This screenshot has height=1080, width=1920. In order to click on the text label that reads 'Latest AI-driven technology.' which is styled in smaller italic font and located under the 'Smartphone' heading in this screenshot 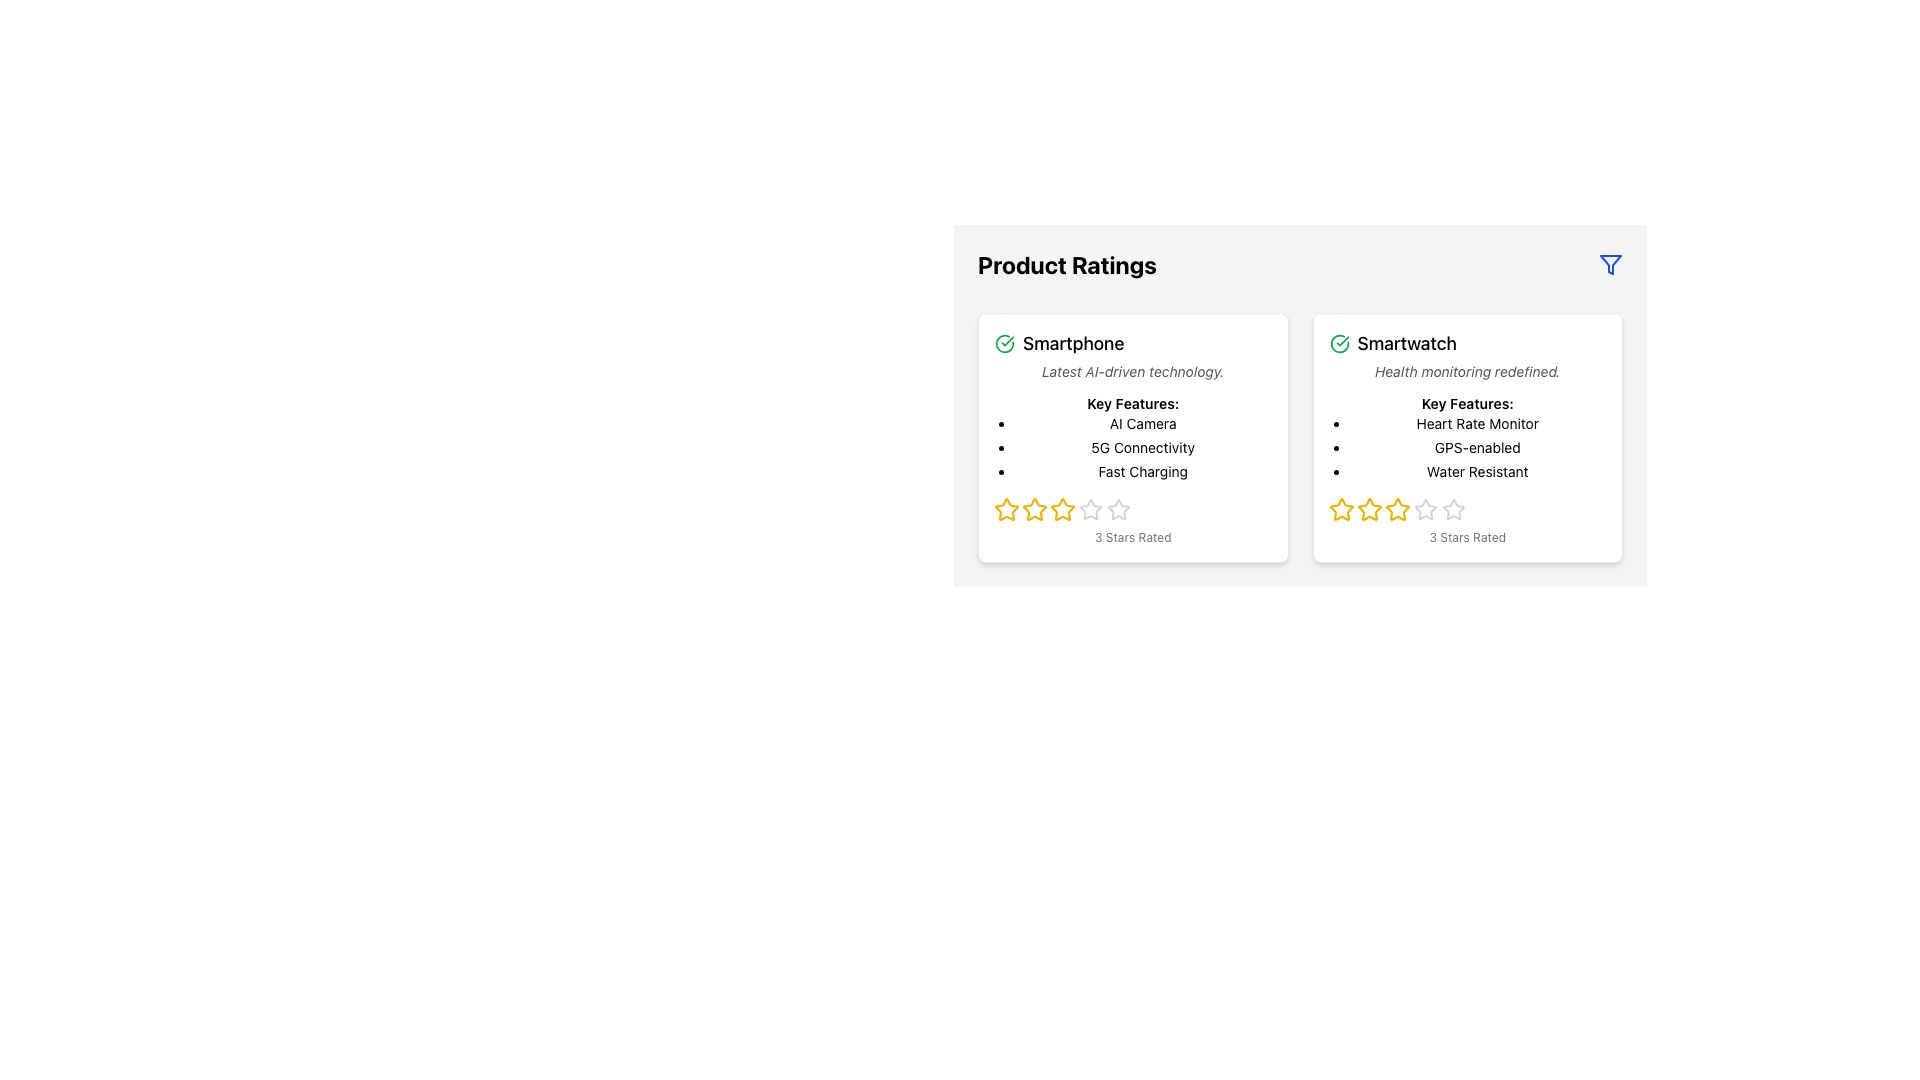, I will do `click(1133, 371)`.